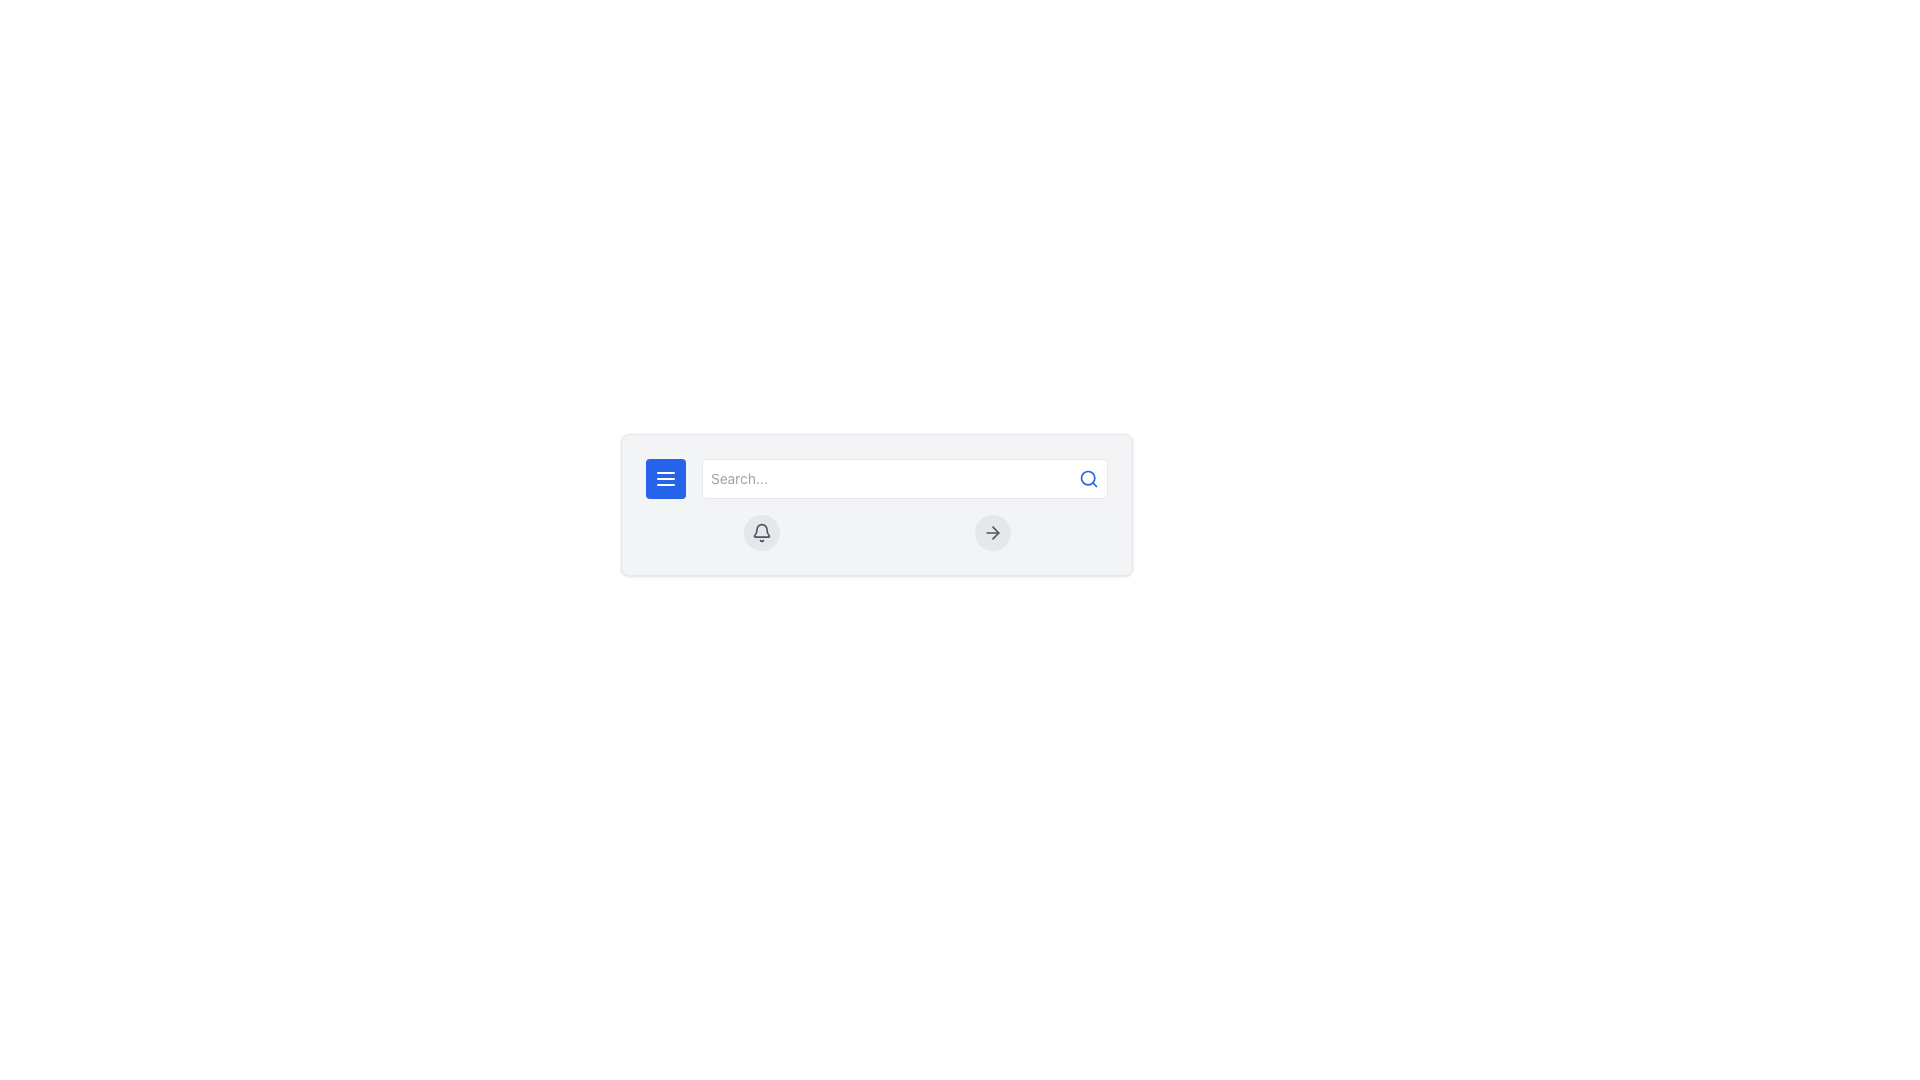 The image size is (1920, 1080). What do you see at coordinates (760, 531) in the screenshot?
I see `the notifications trigger button located at the bottom center of the toolbar` at bounding box center [760, 531].